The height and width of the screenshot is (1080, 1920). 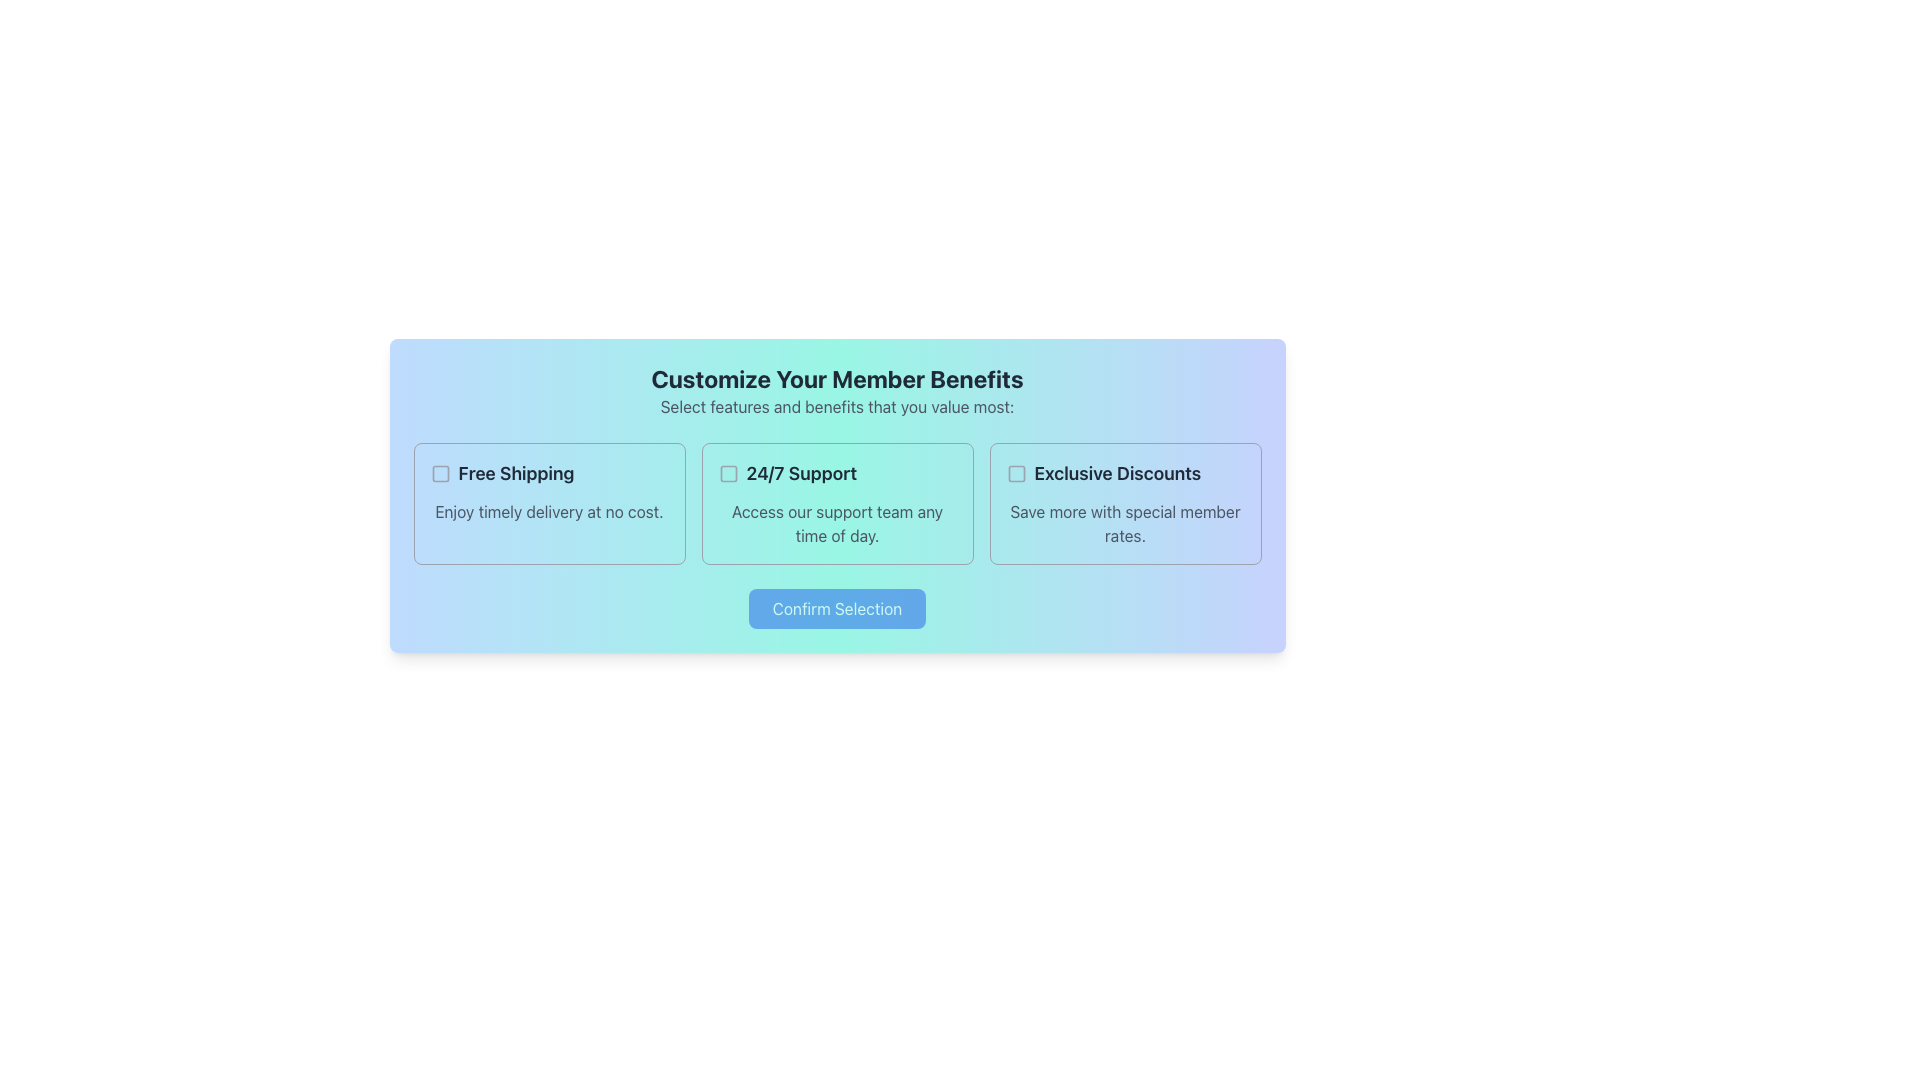 What do you see at coordinates (837, 608) in the screenshot?
I see `the 'Confirm Selection' button, which is a rectangular button with a blue background and white text, centrally located within the bottom section of a styled card component` at bounding box center [837, 608].